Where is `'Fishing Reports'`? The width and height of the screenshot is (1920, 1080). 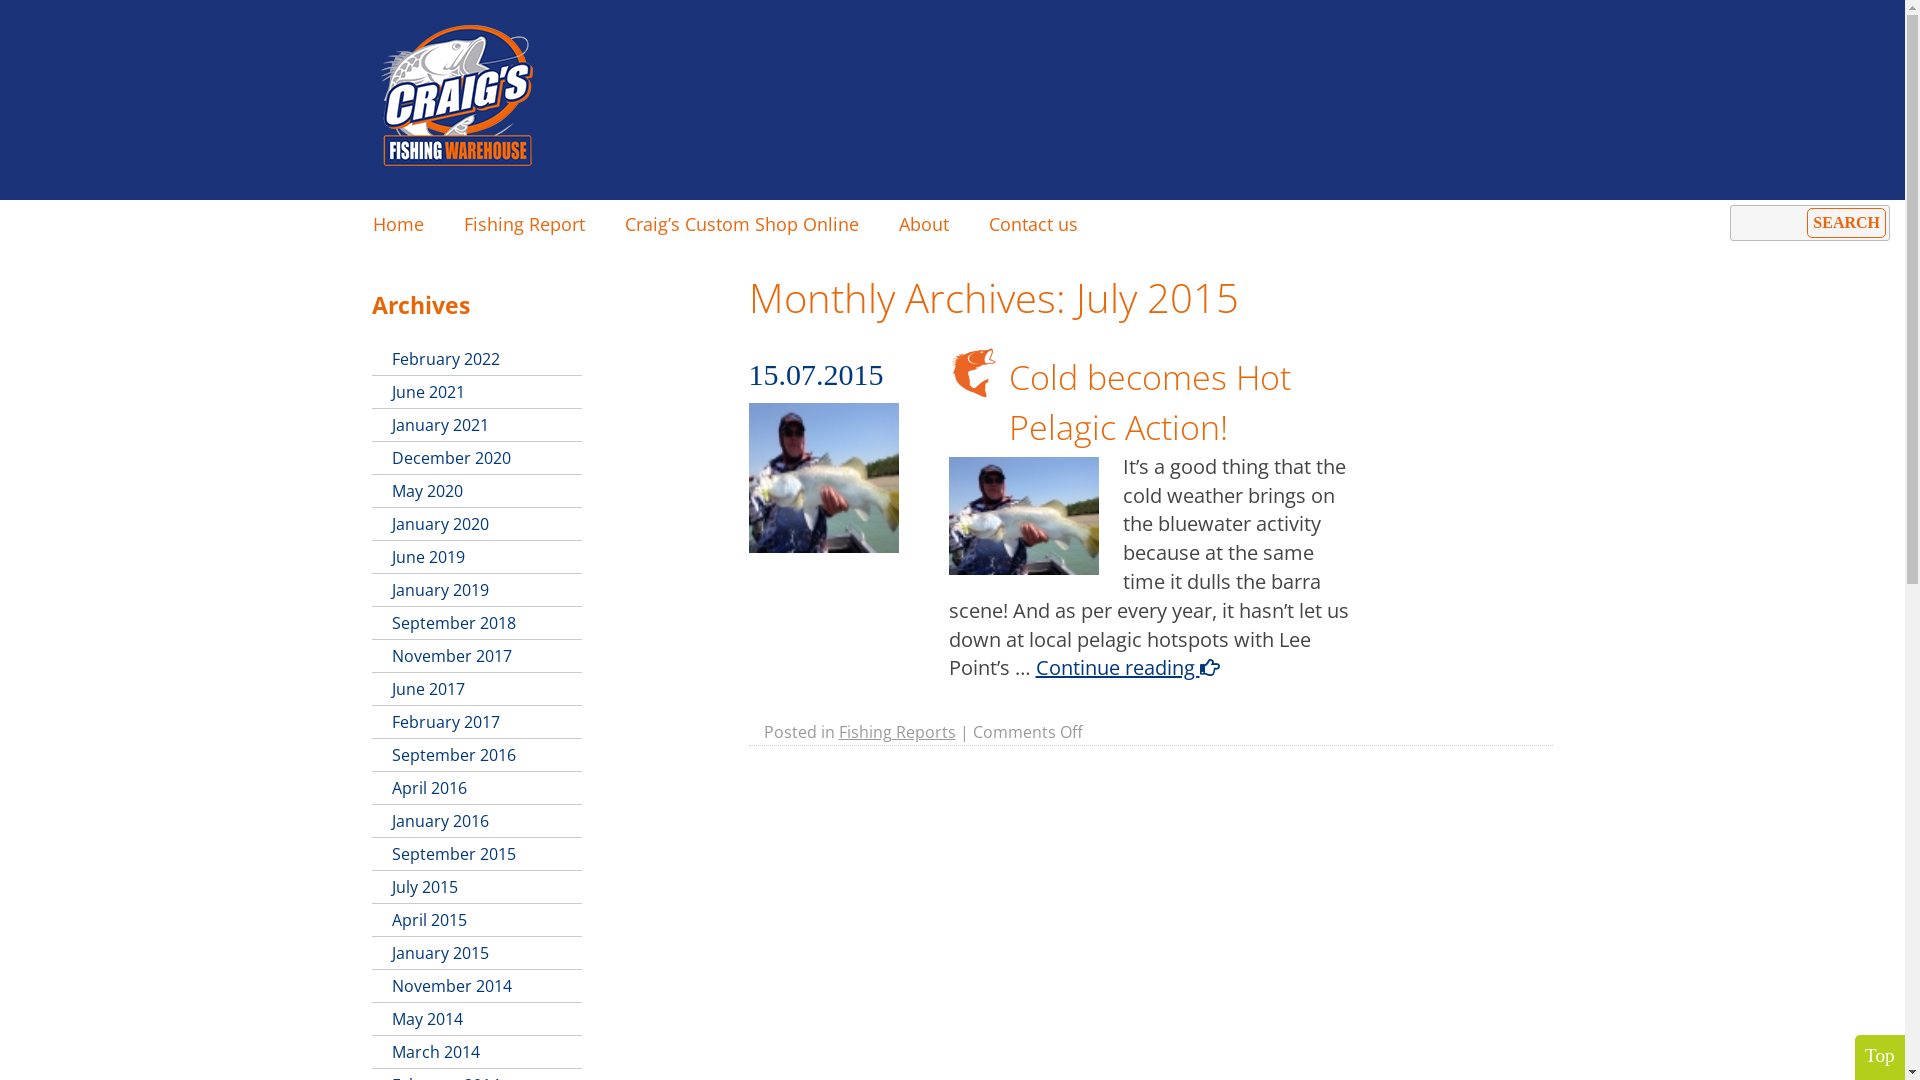 'Fishing Reports' is located at coordinates (895, 732).